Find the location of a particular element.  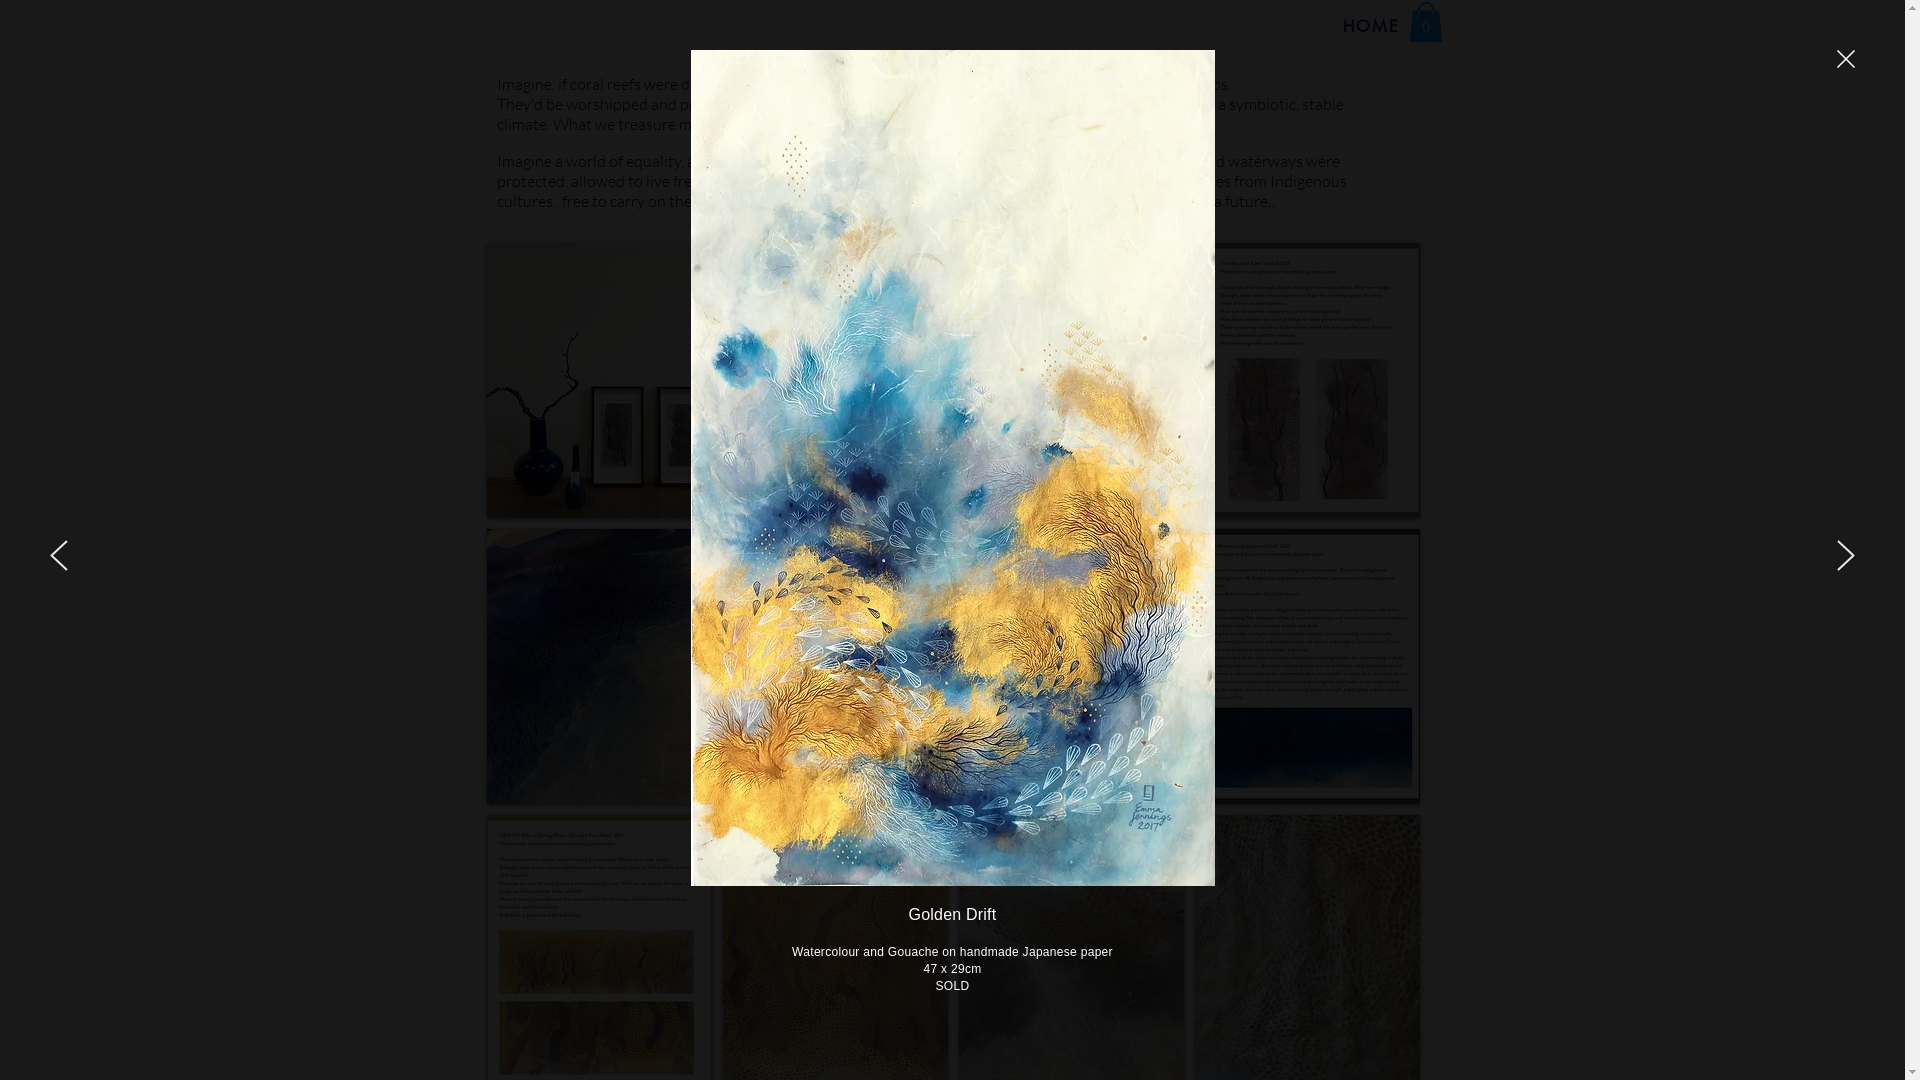

'HOME' is located at coordinates (1370, 26).